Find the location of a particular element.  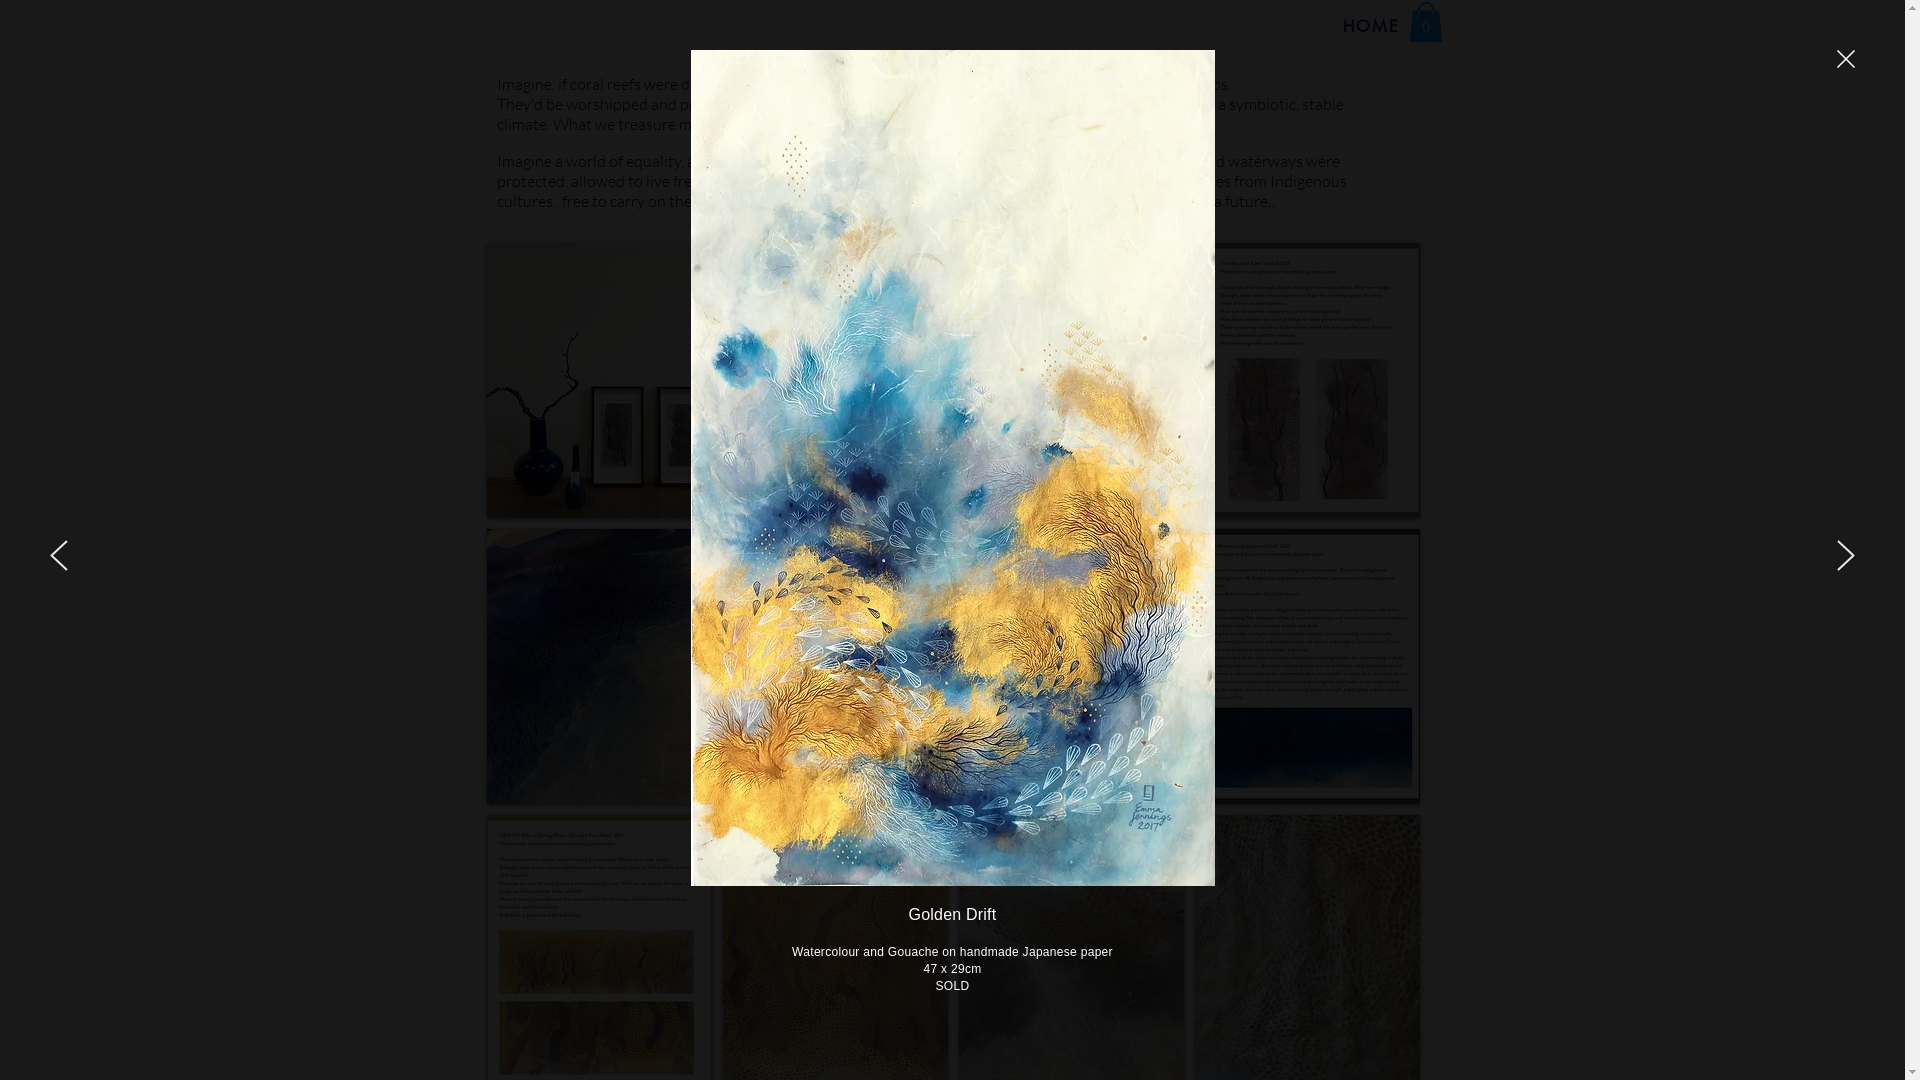

'HOME' is located at coordinates (1370, 26).